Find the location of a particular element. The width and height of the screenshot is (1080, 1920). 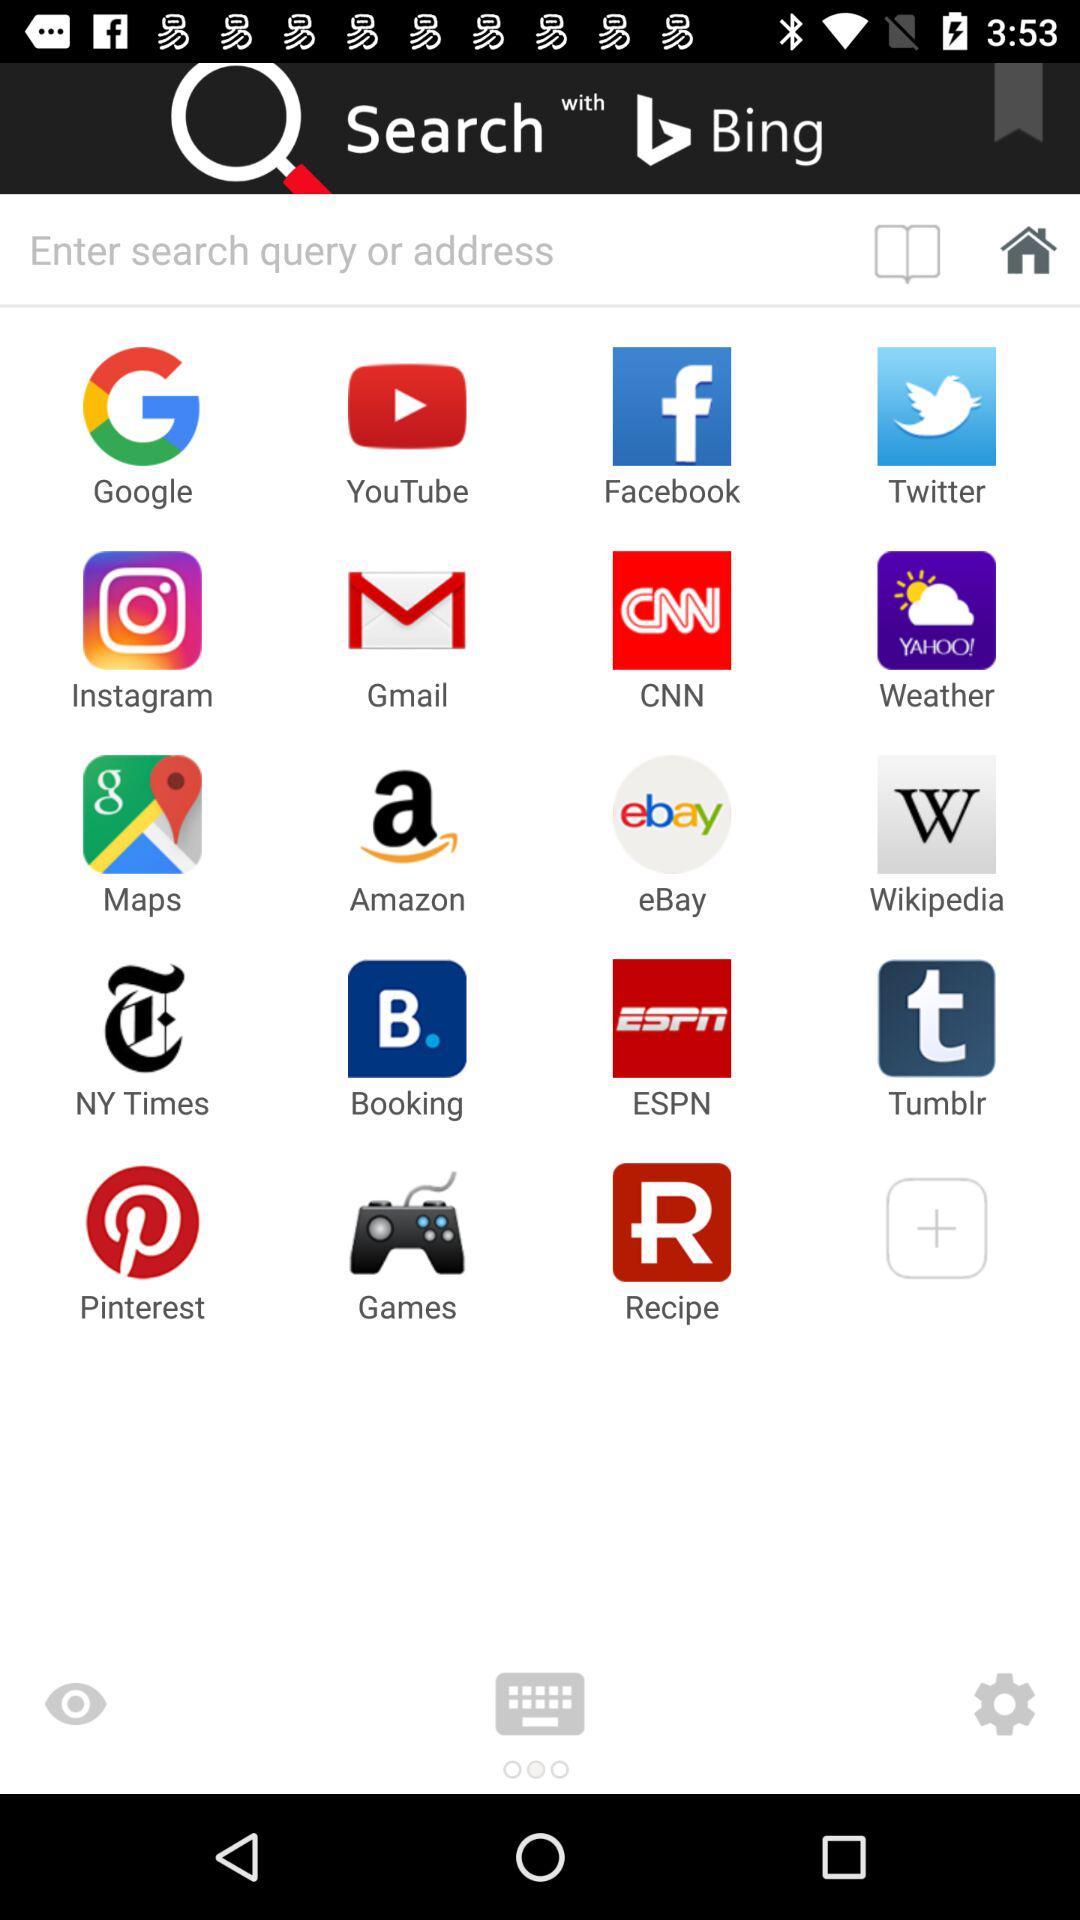

bookmark search is located at coordinates (1031, 127).